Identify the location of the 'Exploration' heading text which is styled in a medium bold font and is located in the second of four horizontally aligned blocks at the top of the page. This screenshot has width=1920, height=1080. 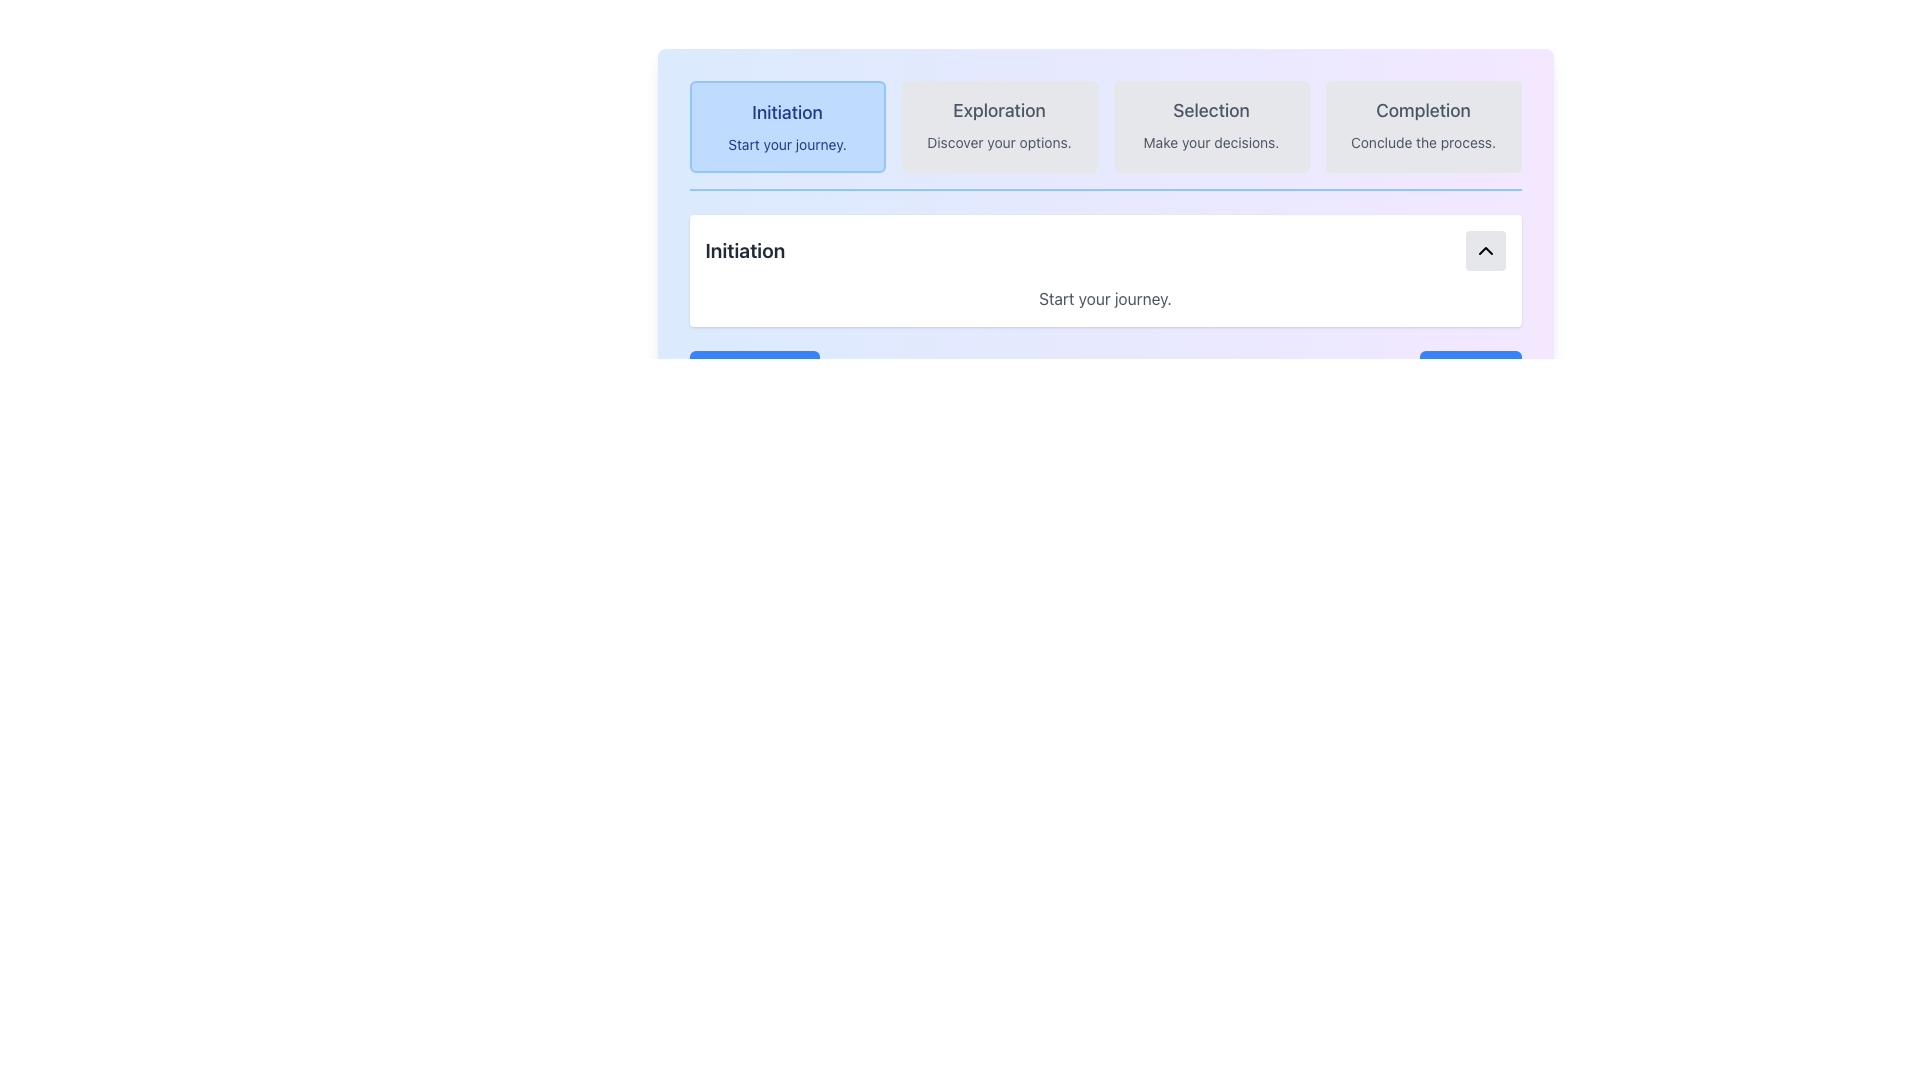
(999, 111).